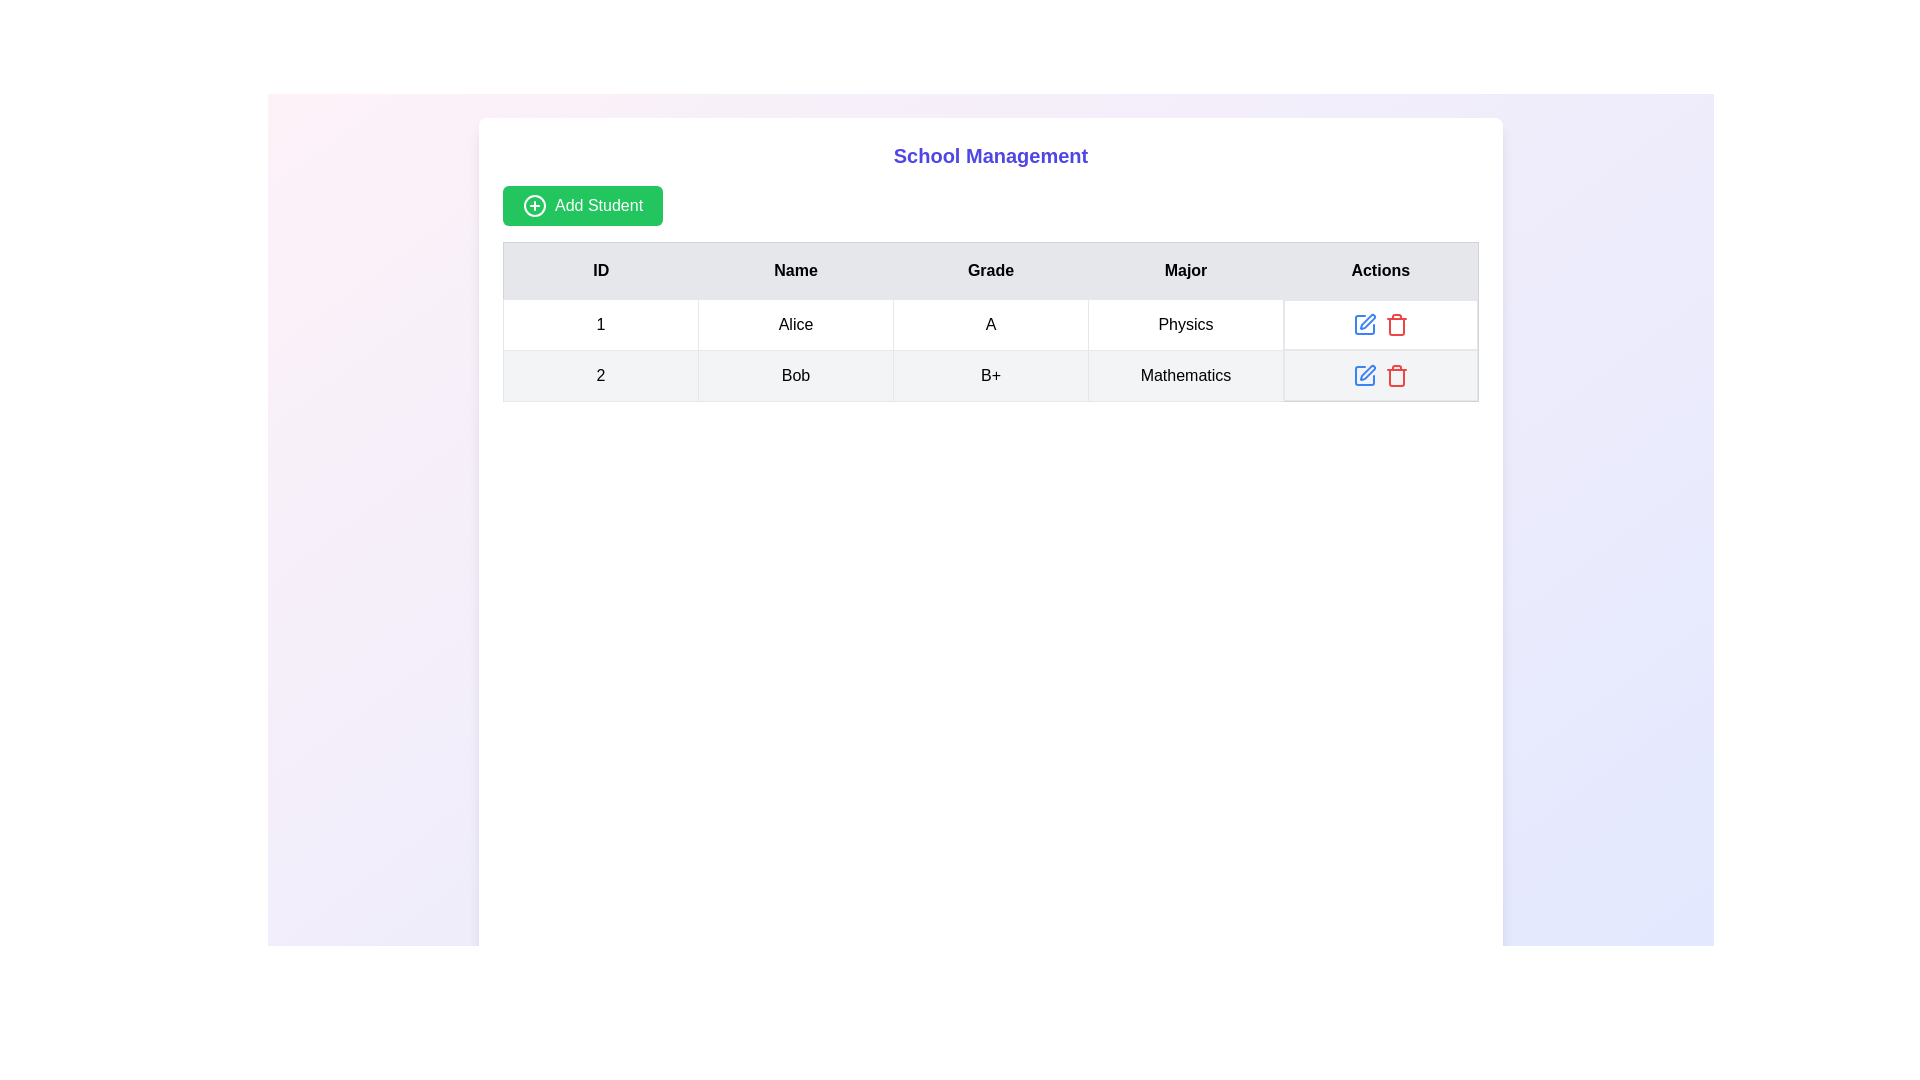 This screenshot has width=1920, height=1080. What do you see at coordinates (990, 374) in the screenshot?
I see `on the table cell displaying the grade 'B+' in the 'Grade' column for 'Bob'` at bounding box center [990, 374].